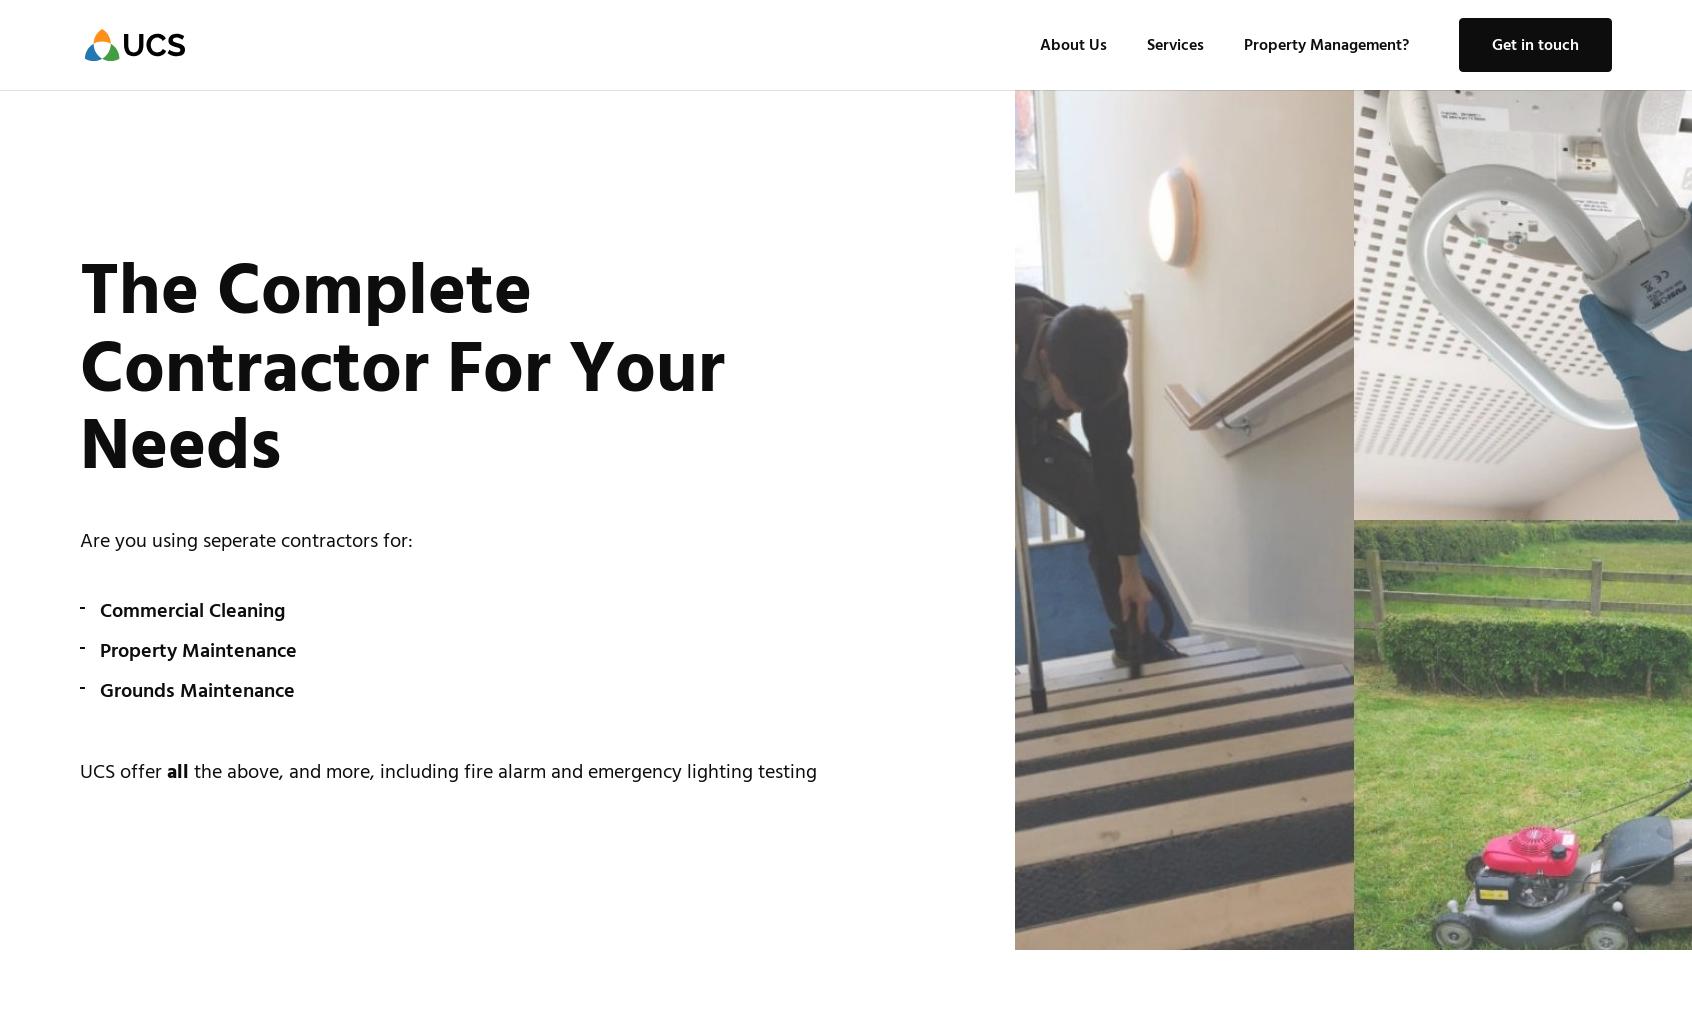  I want to click on 'the above, and more, including fire alarm and emergency lighting testing', so click(503, 771).